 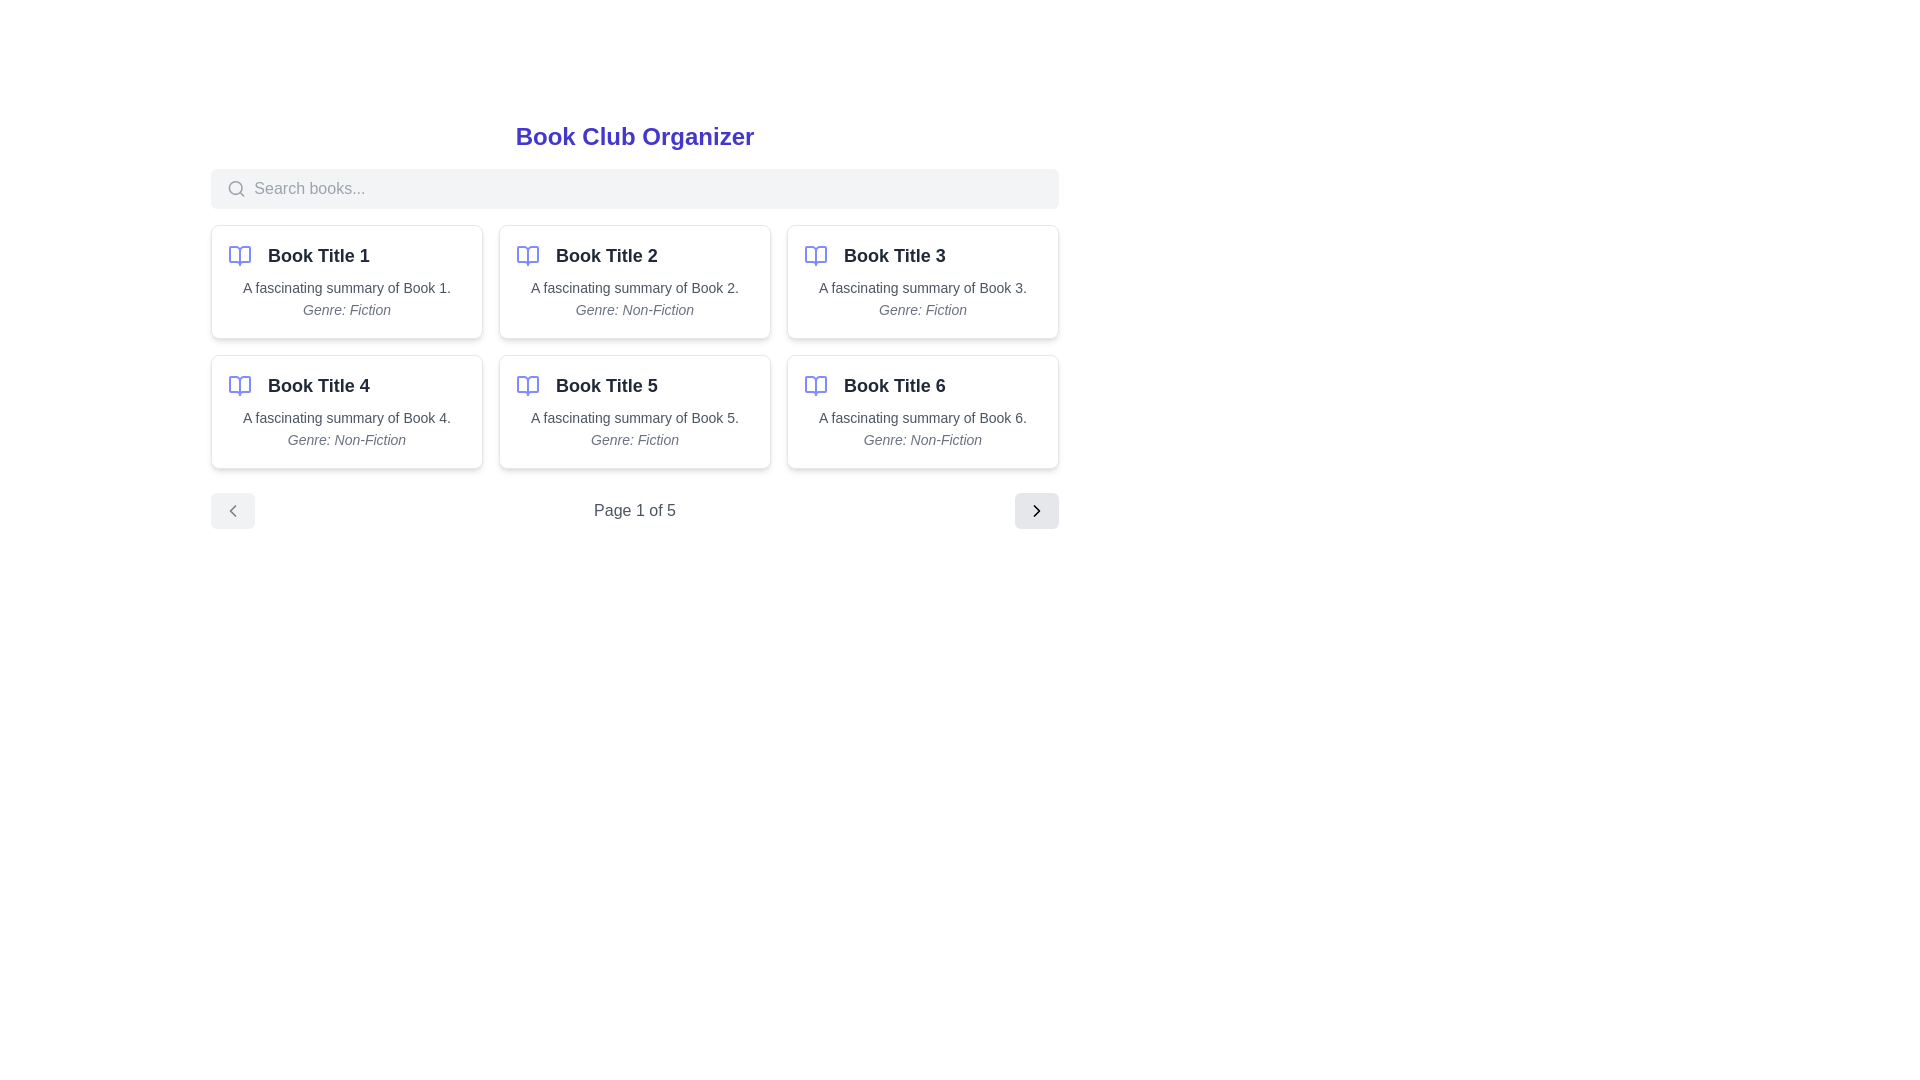 I want to click on the open book icon located in the top-right corner of the card for 'Book Title 6', which is indigo in color and has rounded stroke edges, so click(x=816, y=385).